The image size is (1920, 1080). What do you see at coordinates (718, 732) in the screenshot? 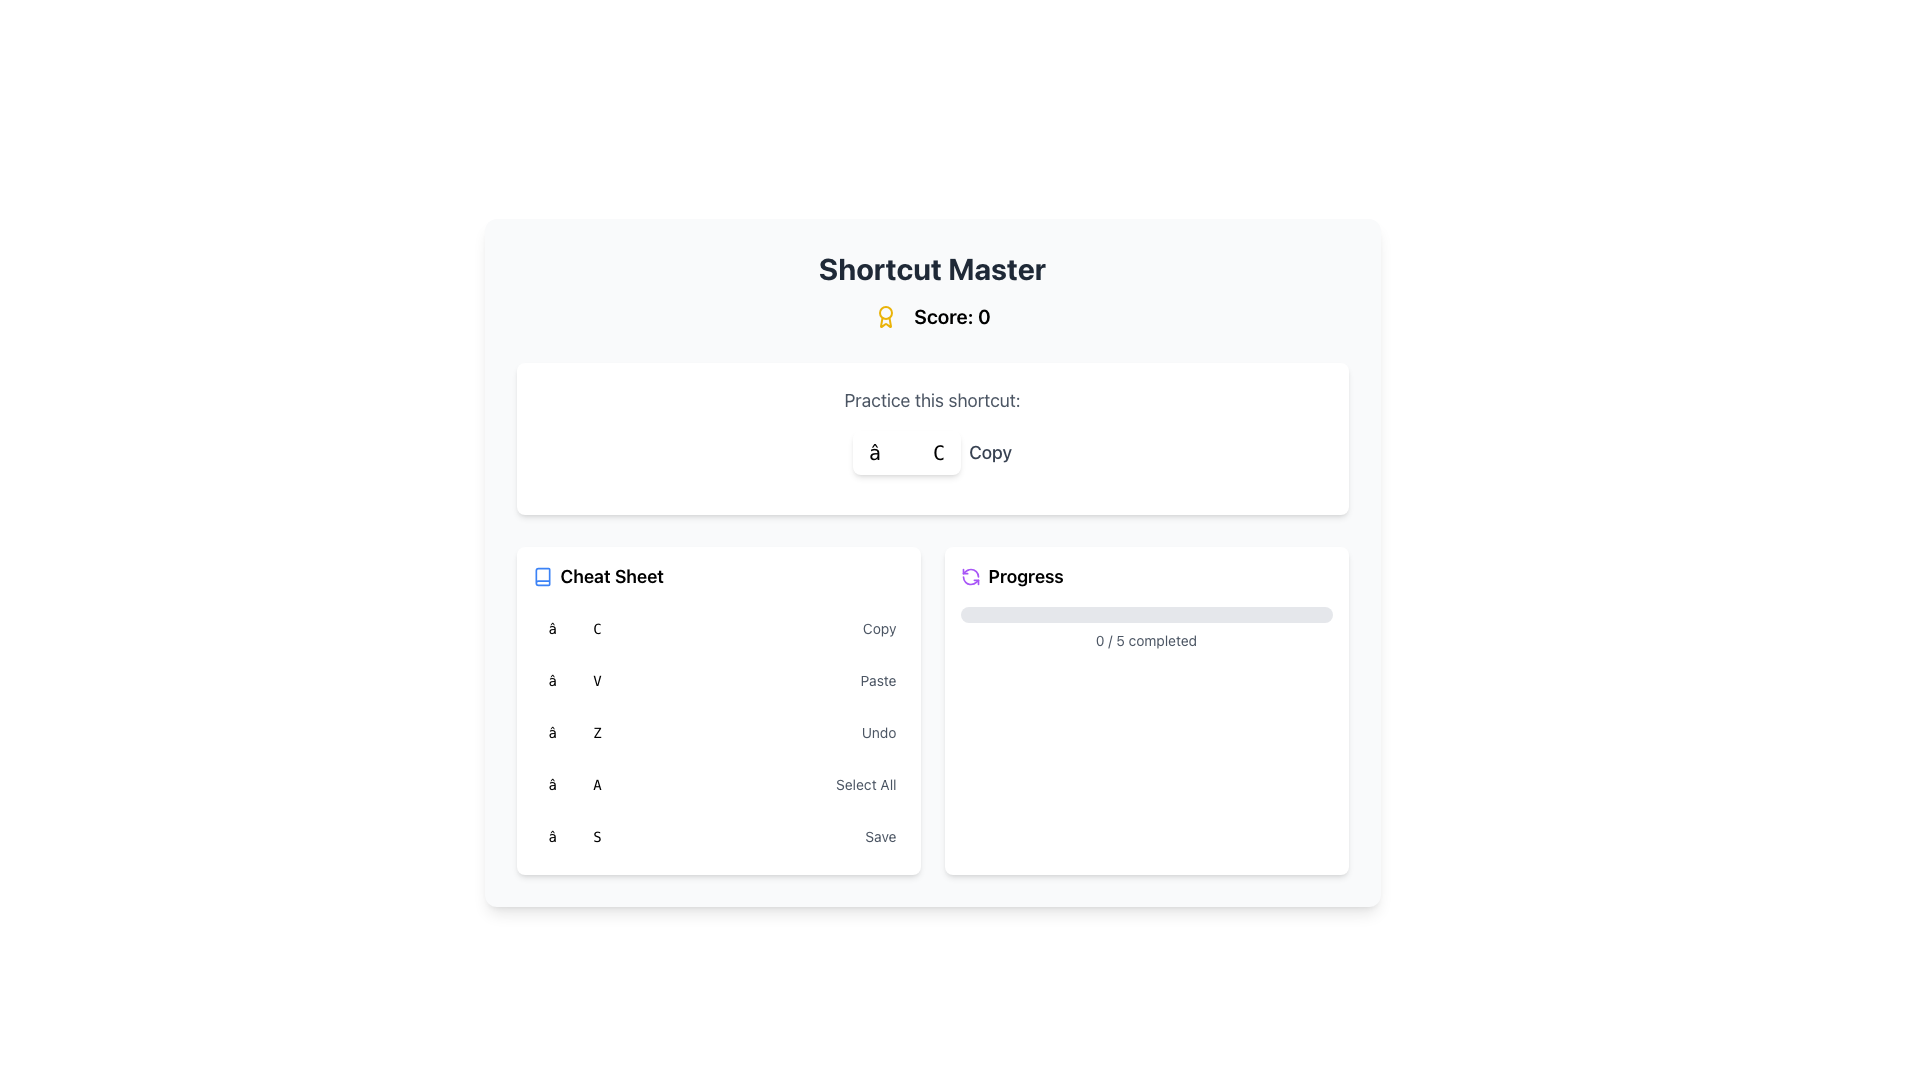
I see `the 'Undo' shortcut information element, which is the third item in the 'Cheat Sheet' list located in the left panel of the interface, positioned between 'Copy' and 'Paste' above 'Select All' and 'Save'` at bounding box center [718, 732].